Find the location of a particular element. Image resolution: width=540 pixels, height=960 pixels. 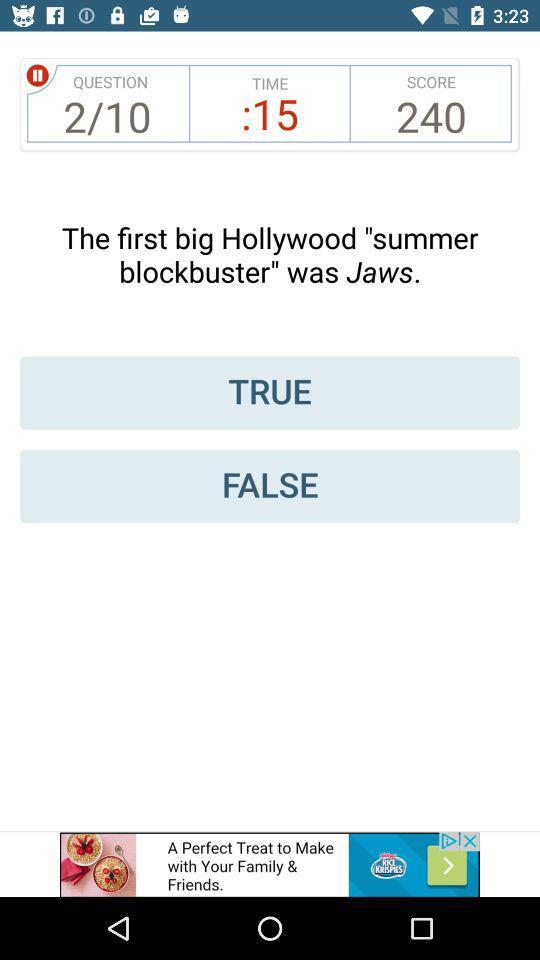

the advertisement page is located at coordinates (270, 863).